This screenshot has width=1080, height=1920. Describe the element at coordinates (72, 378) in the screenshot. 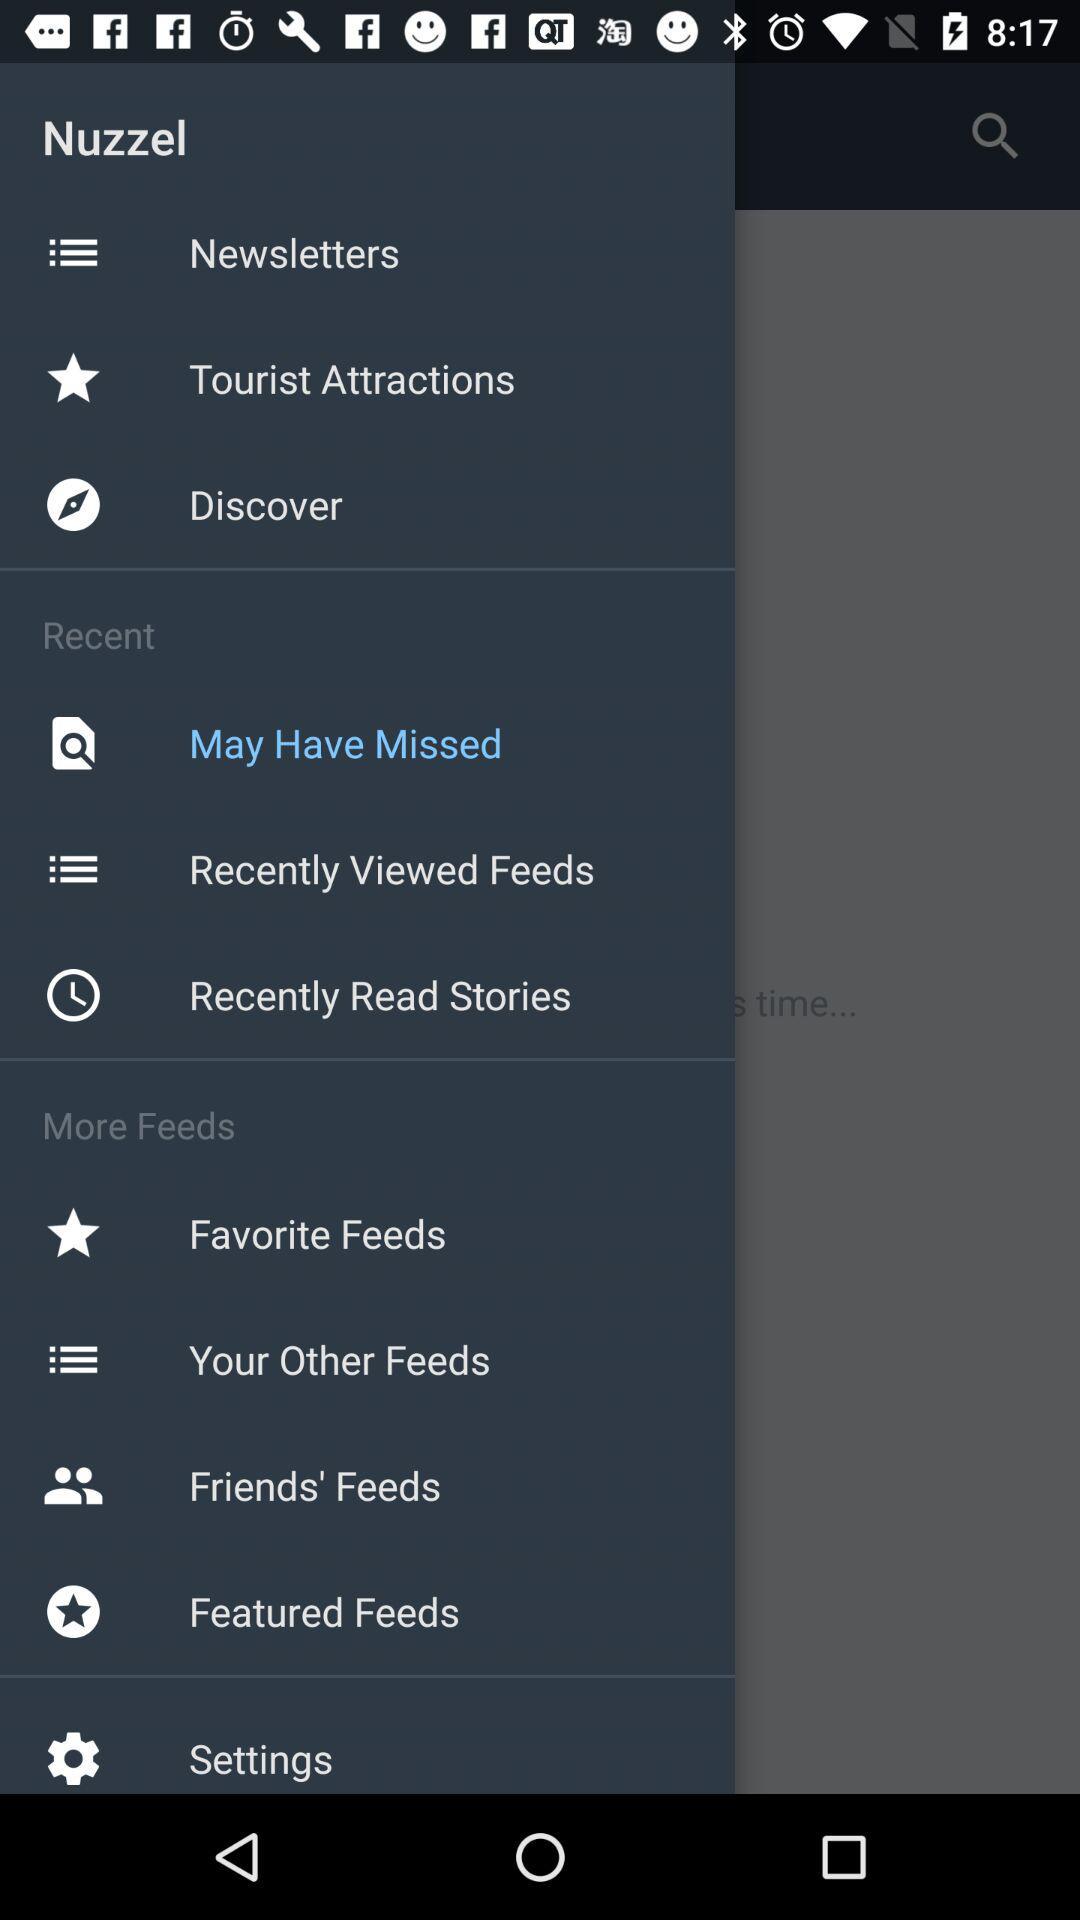

I see `the star icon on the web page` at that location.